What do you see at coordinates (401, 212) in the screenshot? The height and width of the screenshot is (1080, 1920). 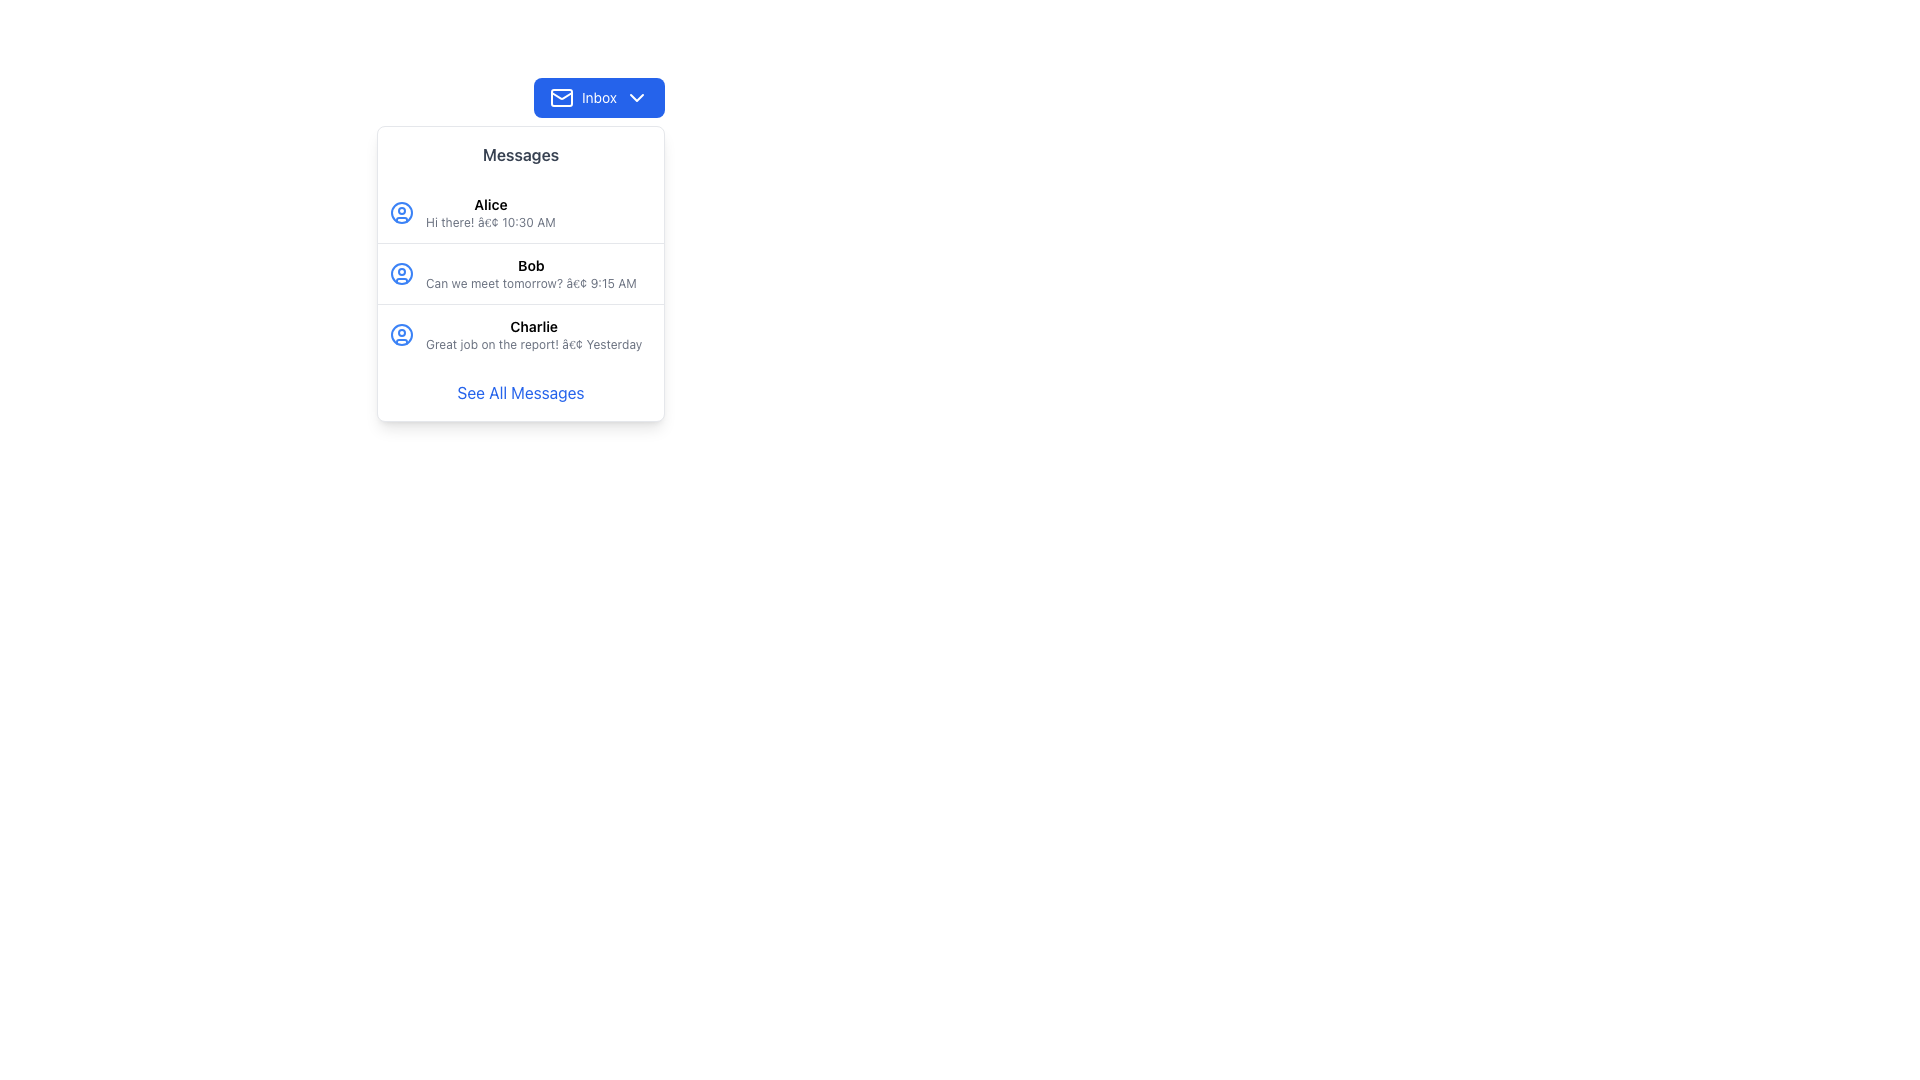 I see `the Profile Icon for 'Alice', which is a circular user profile icon with a blue outline` at bounding box center [401, 212].